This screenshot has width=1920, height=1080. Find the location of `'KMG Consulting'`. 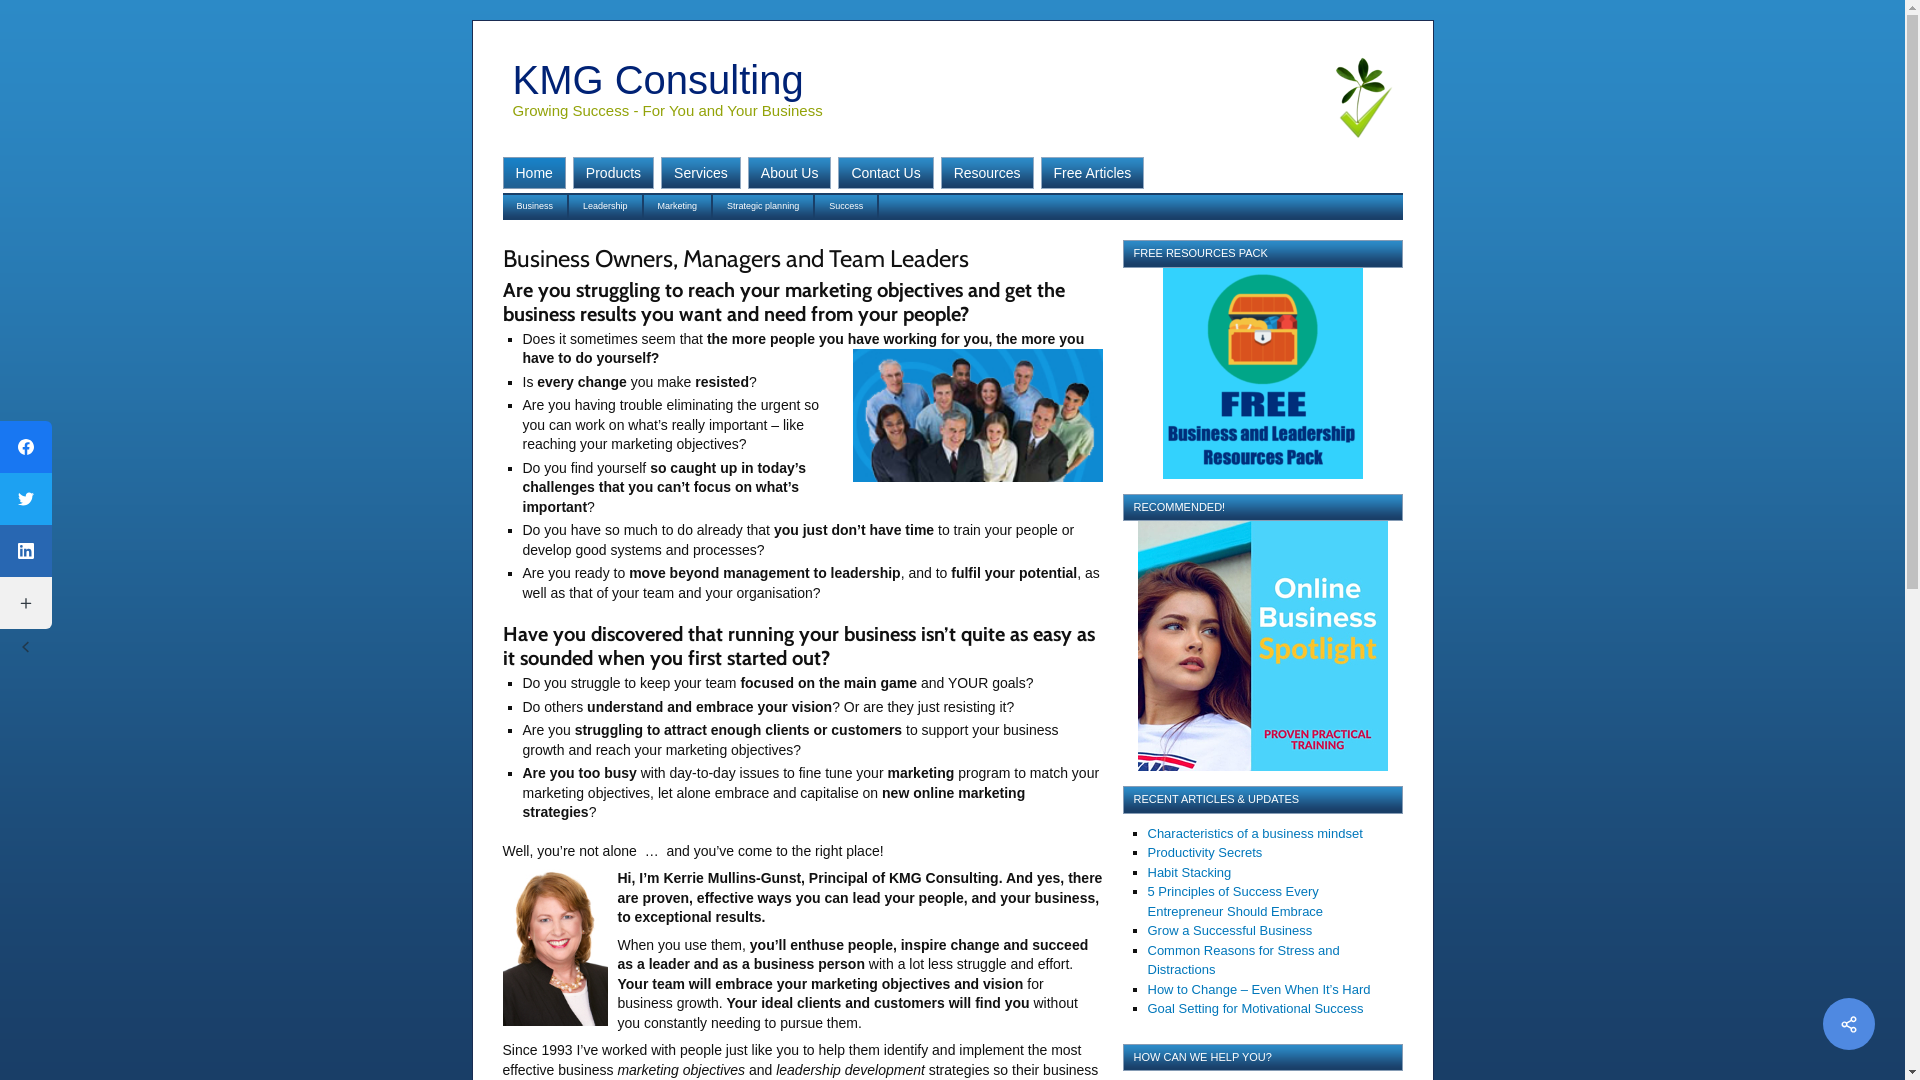

'KMG Consulting' is located at coordinates (657, 79).